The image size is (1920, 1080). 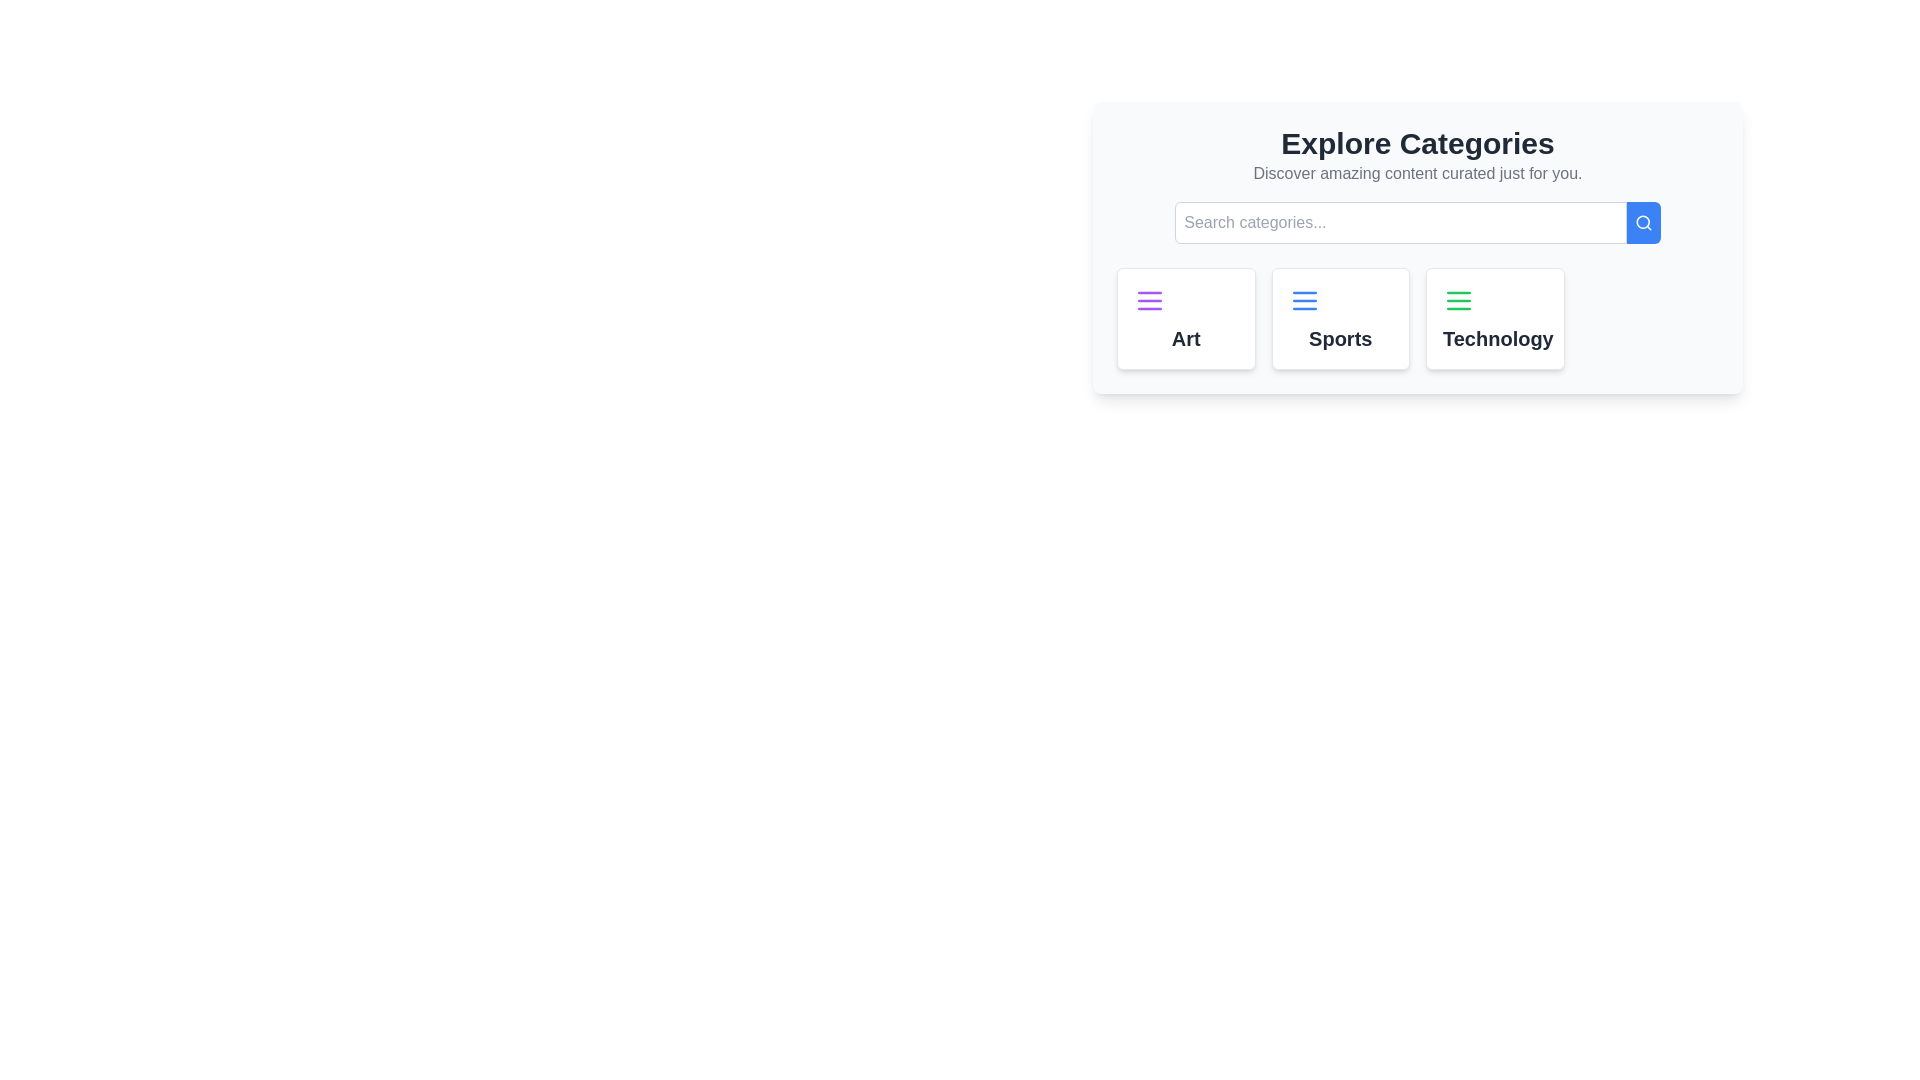 I want to click on the static text that reads 'Discover amazing content curated just for you.', which is styled in gray and positioned beneath the 'Explore Categories' title, so click(x=1416, y=172).